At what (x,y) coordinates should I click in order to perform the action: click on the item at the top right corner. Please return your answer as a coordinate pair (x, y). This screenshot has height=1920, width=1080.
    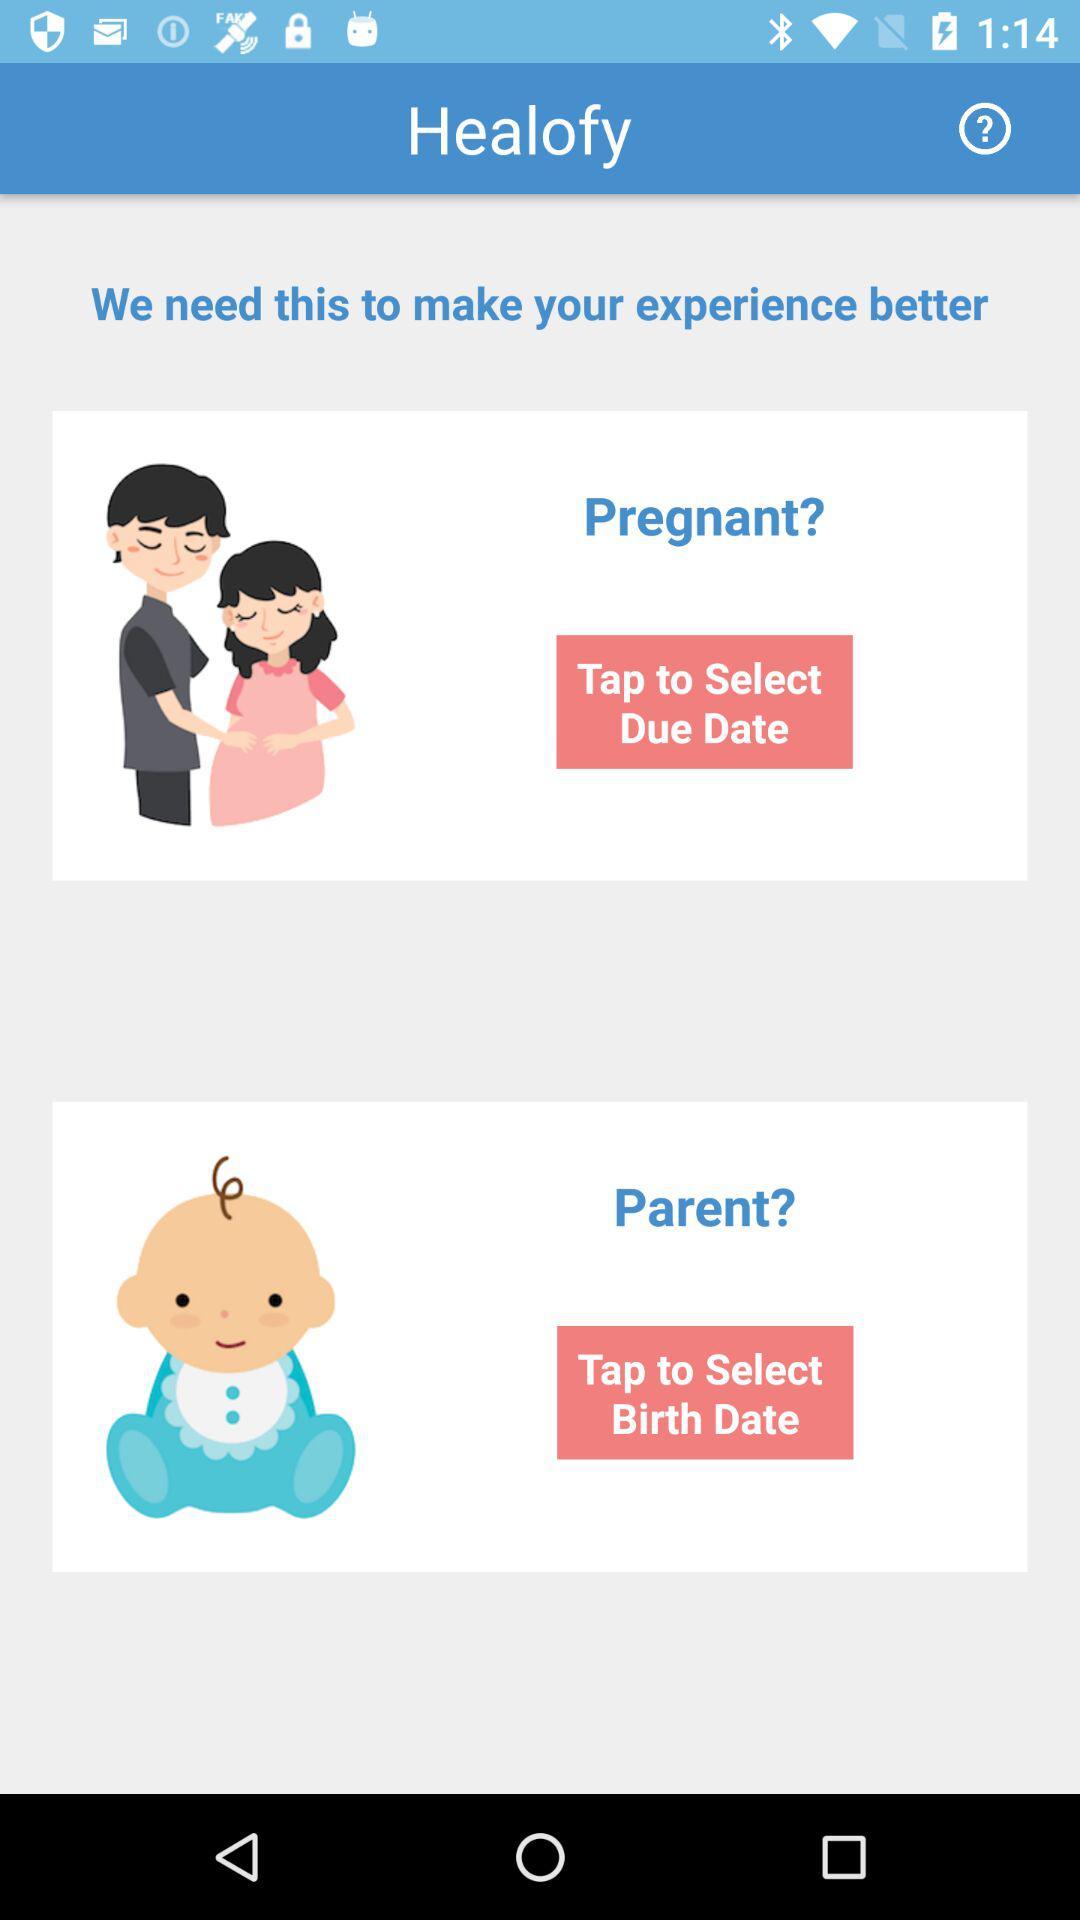
    Looking at the image, I should click on (984, 127).